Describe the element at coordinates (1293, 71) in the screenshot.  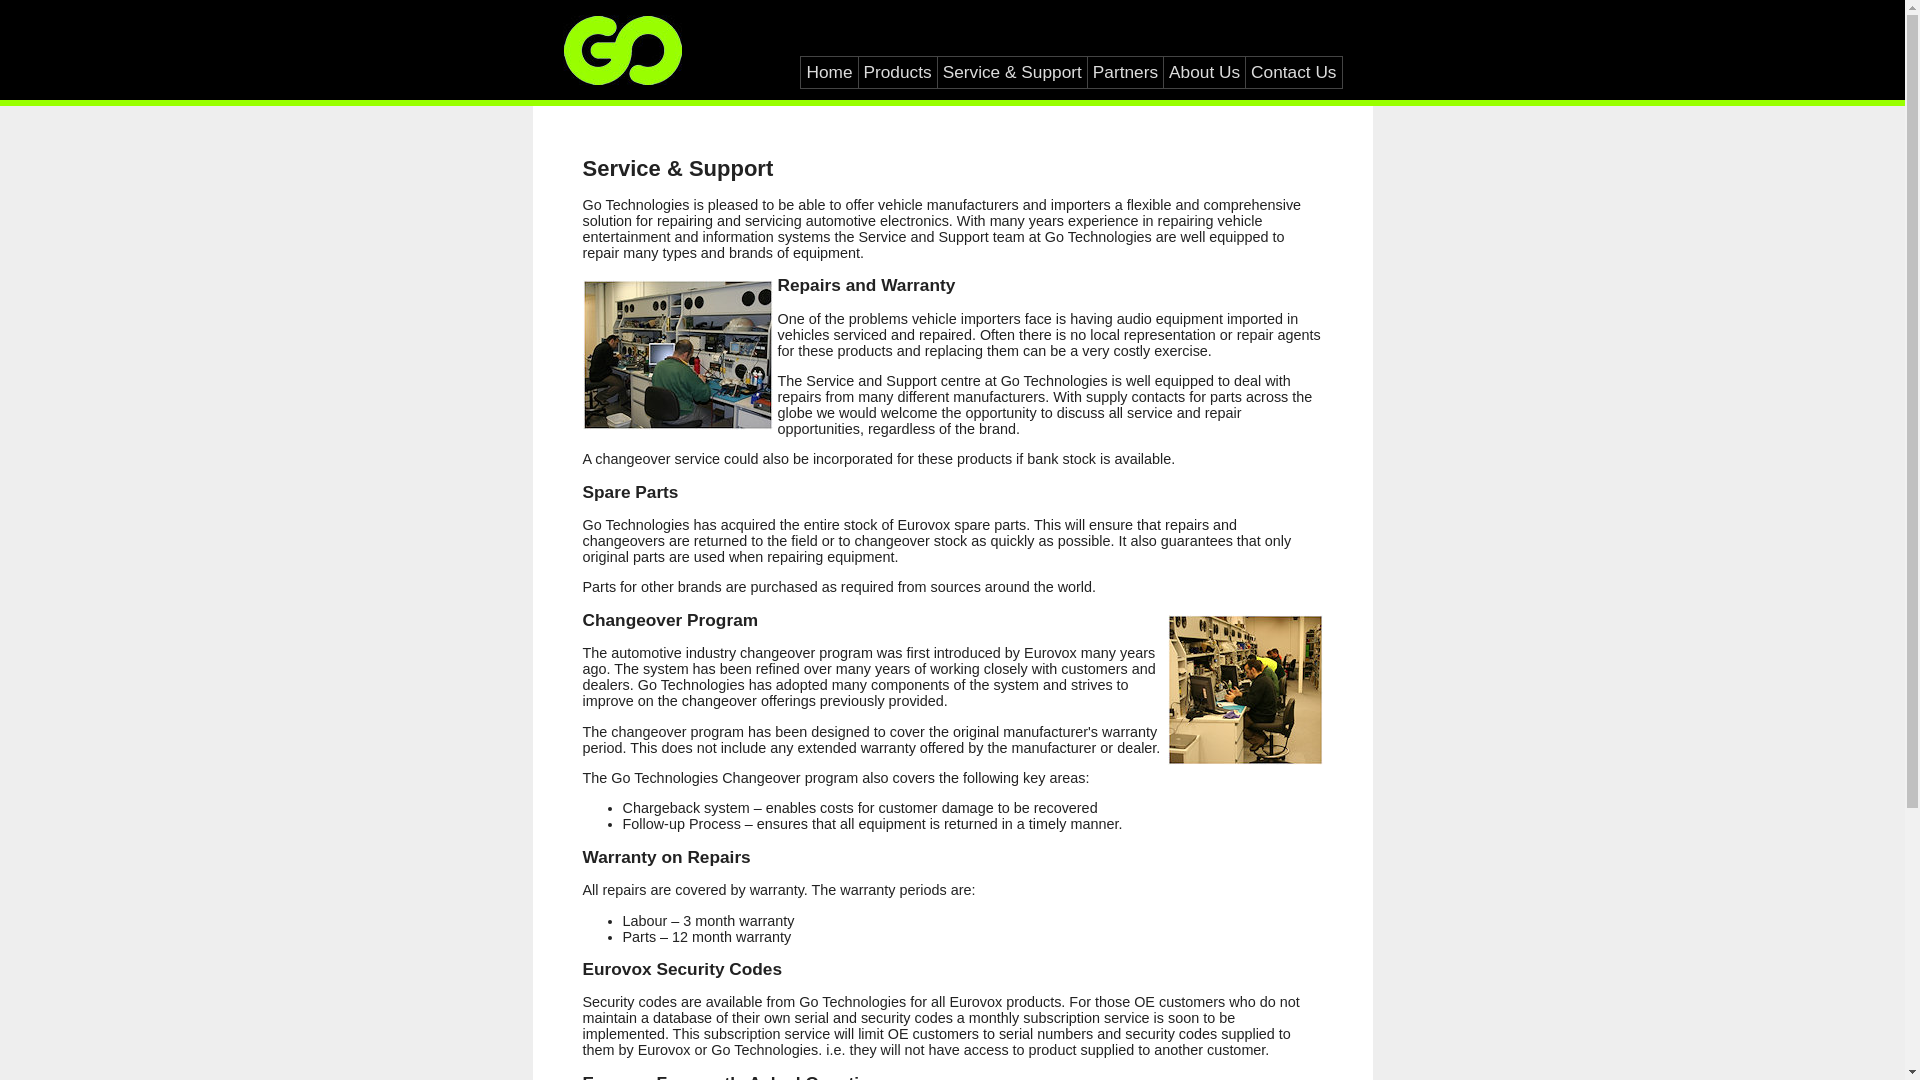
I see `'Contact Us'` at that location.